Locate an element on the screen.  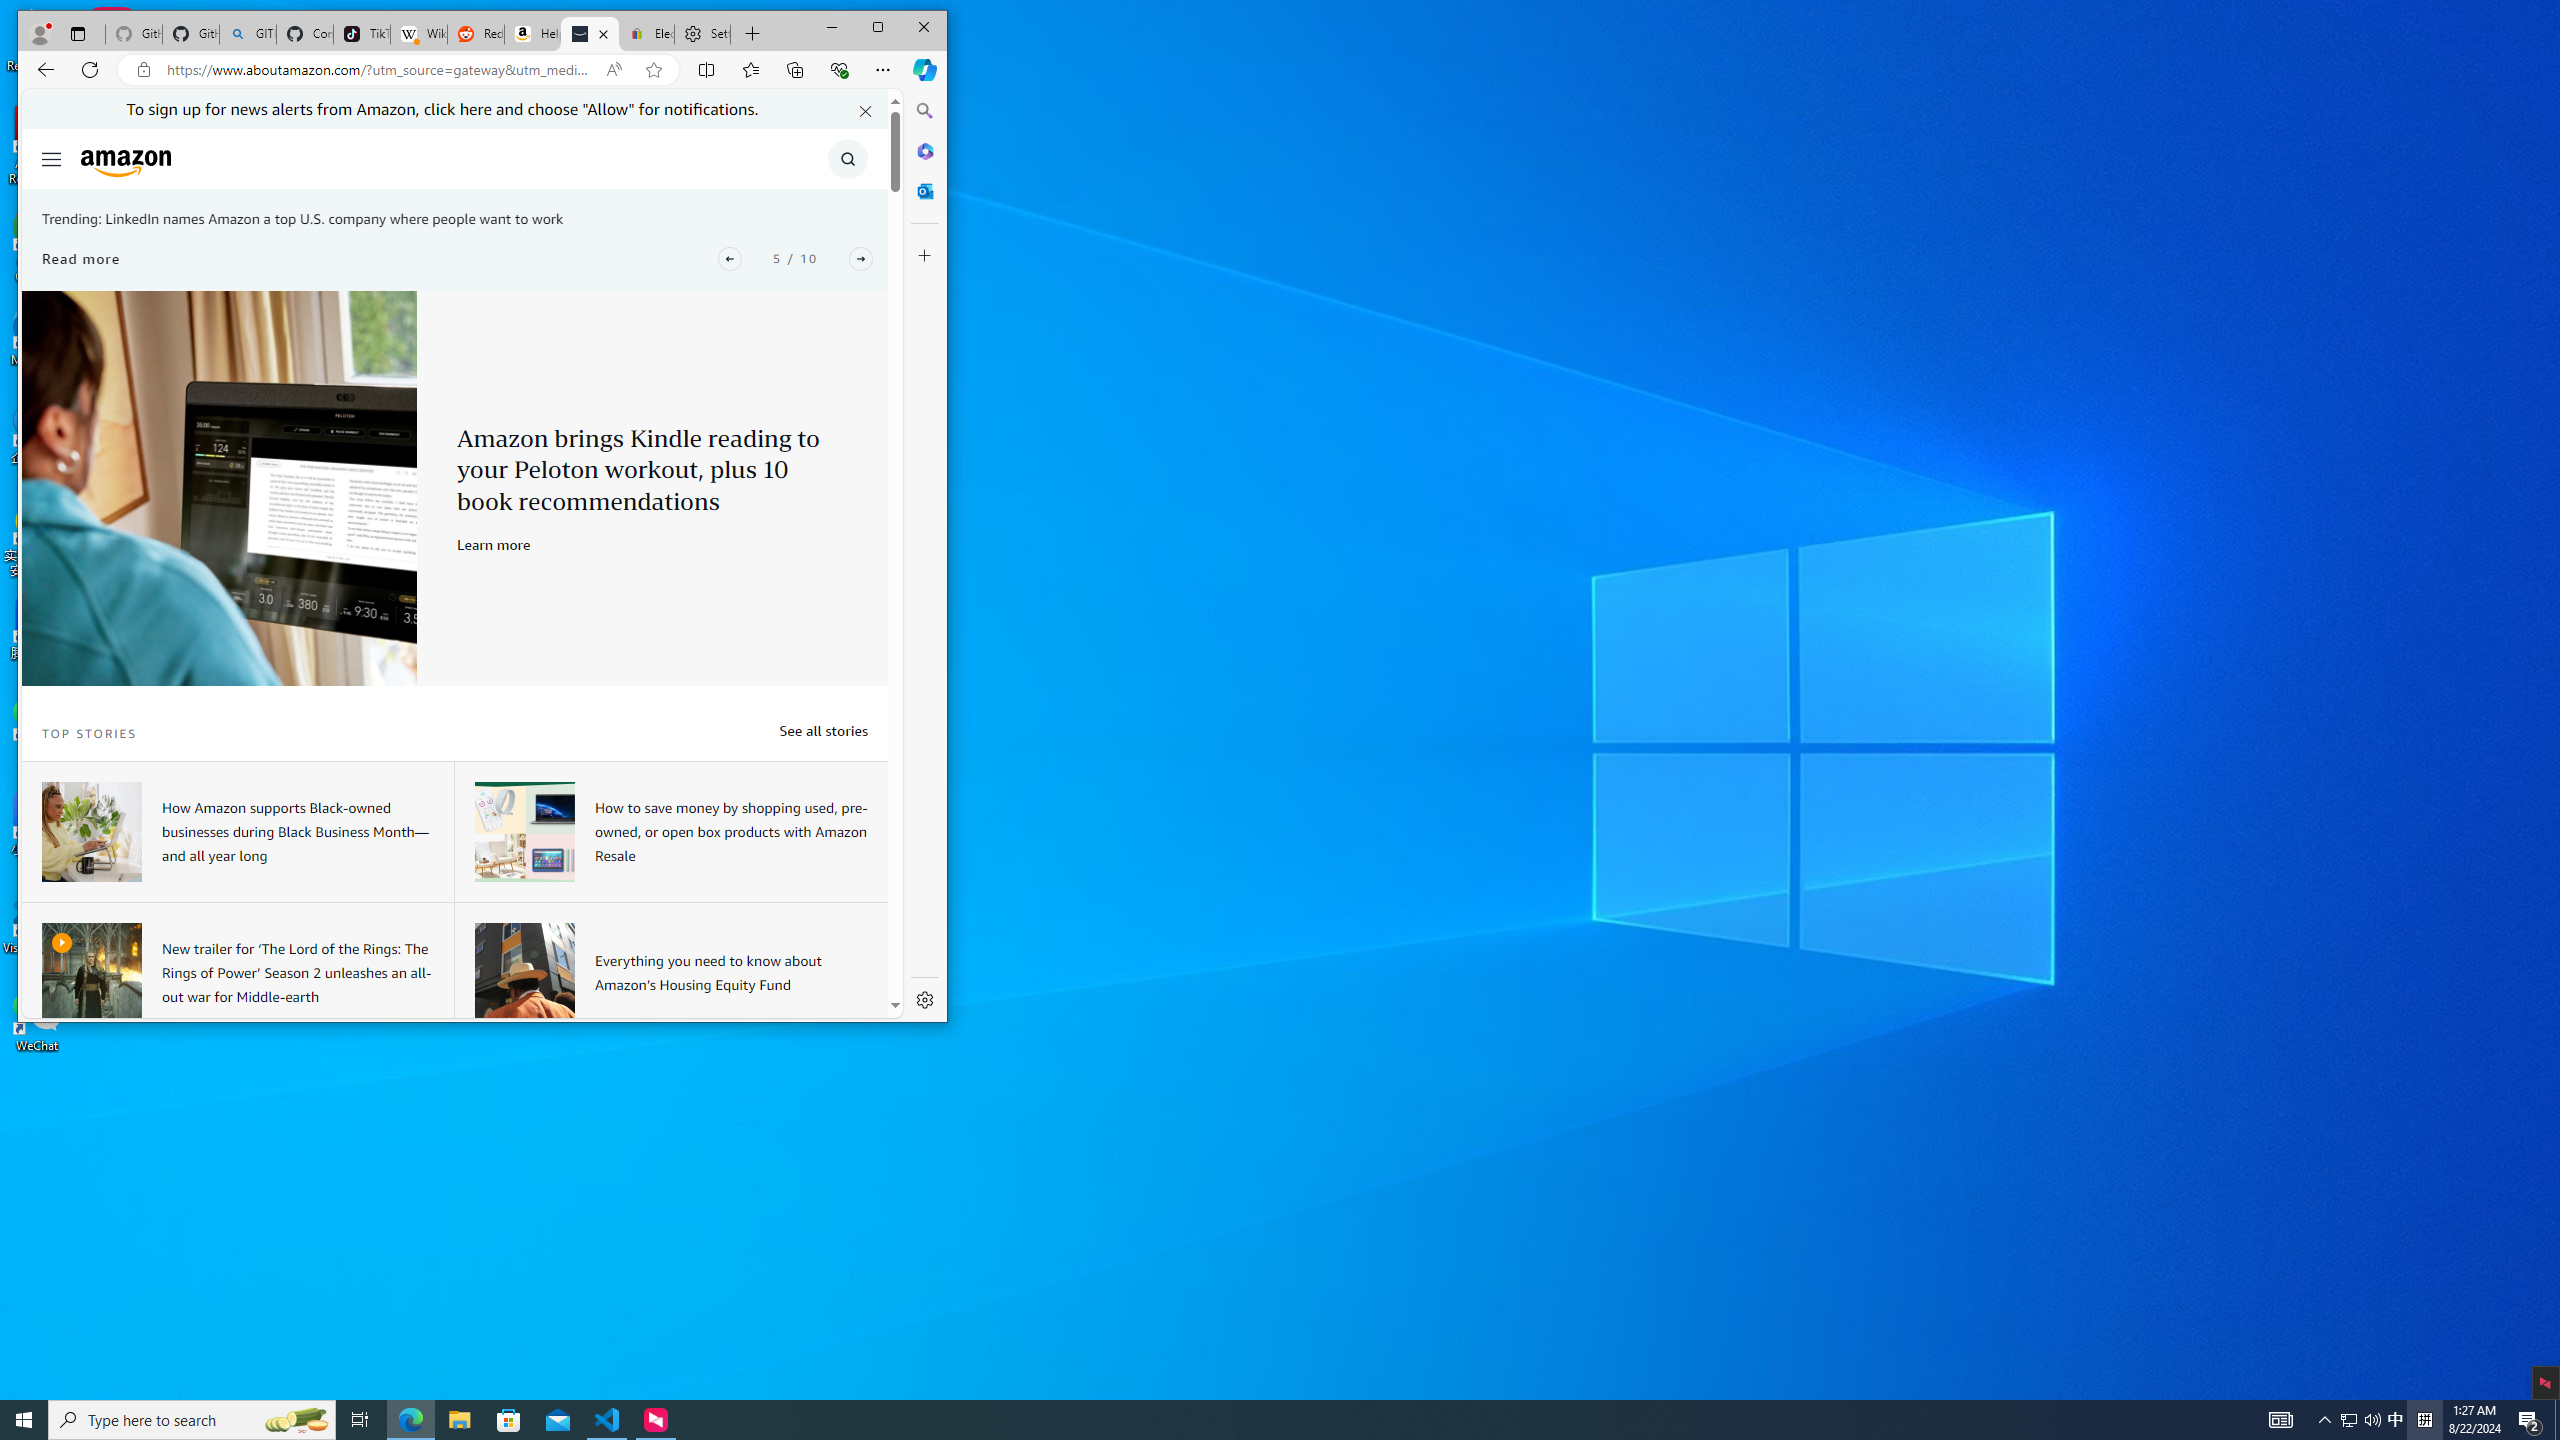
'Action Center, 2 new notifications' is located at coordinates (2530, 1418).